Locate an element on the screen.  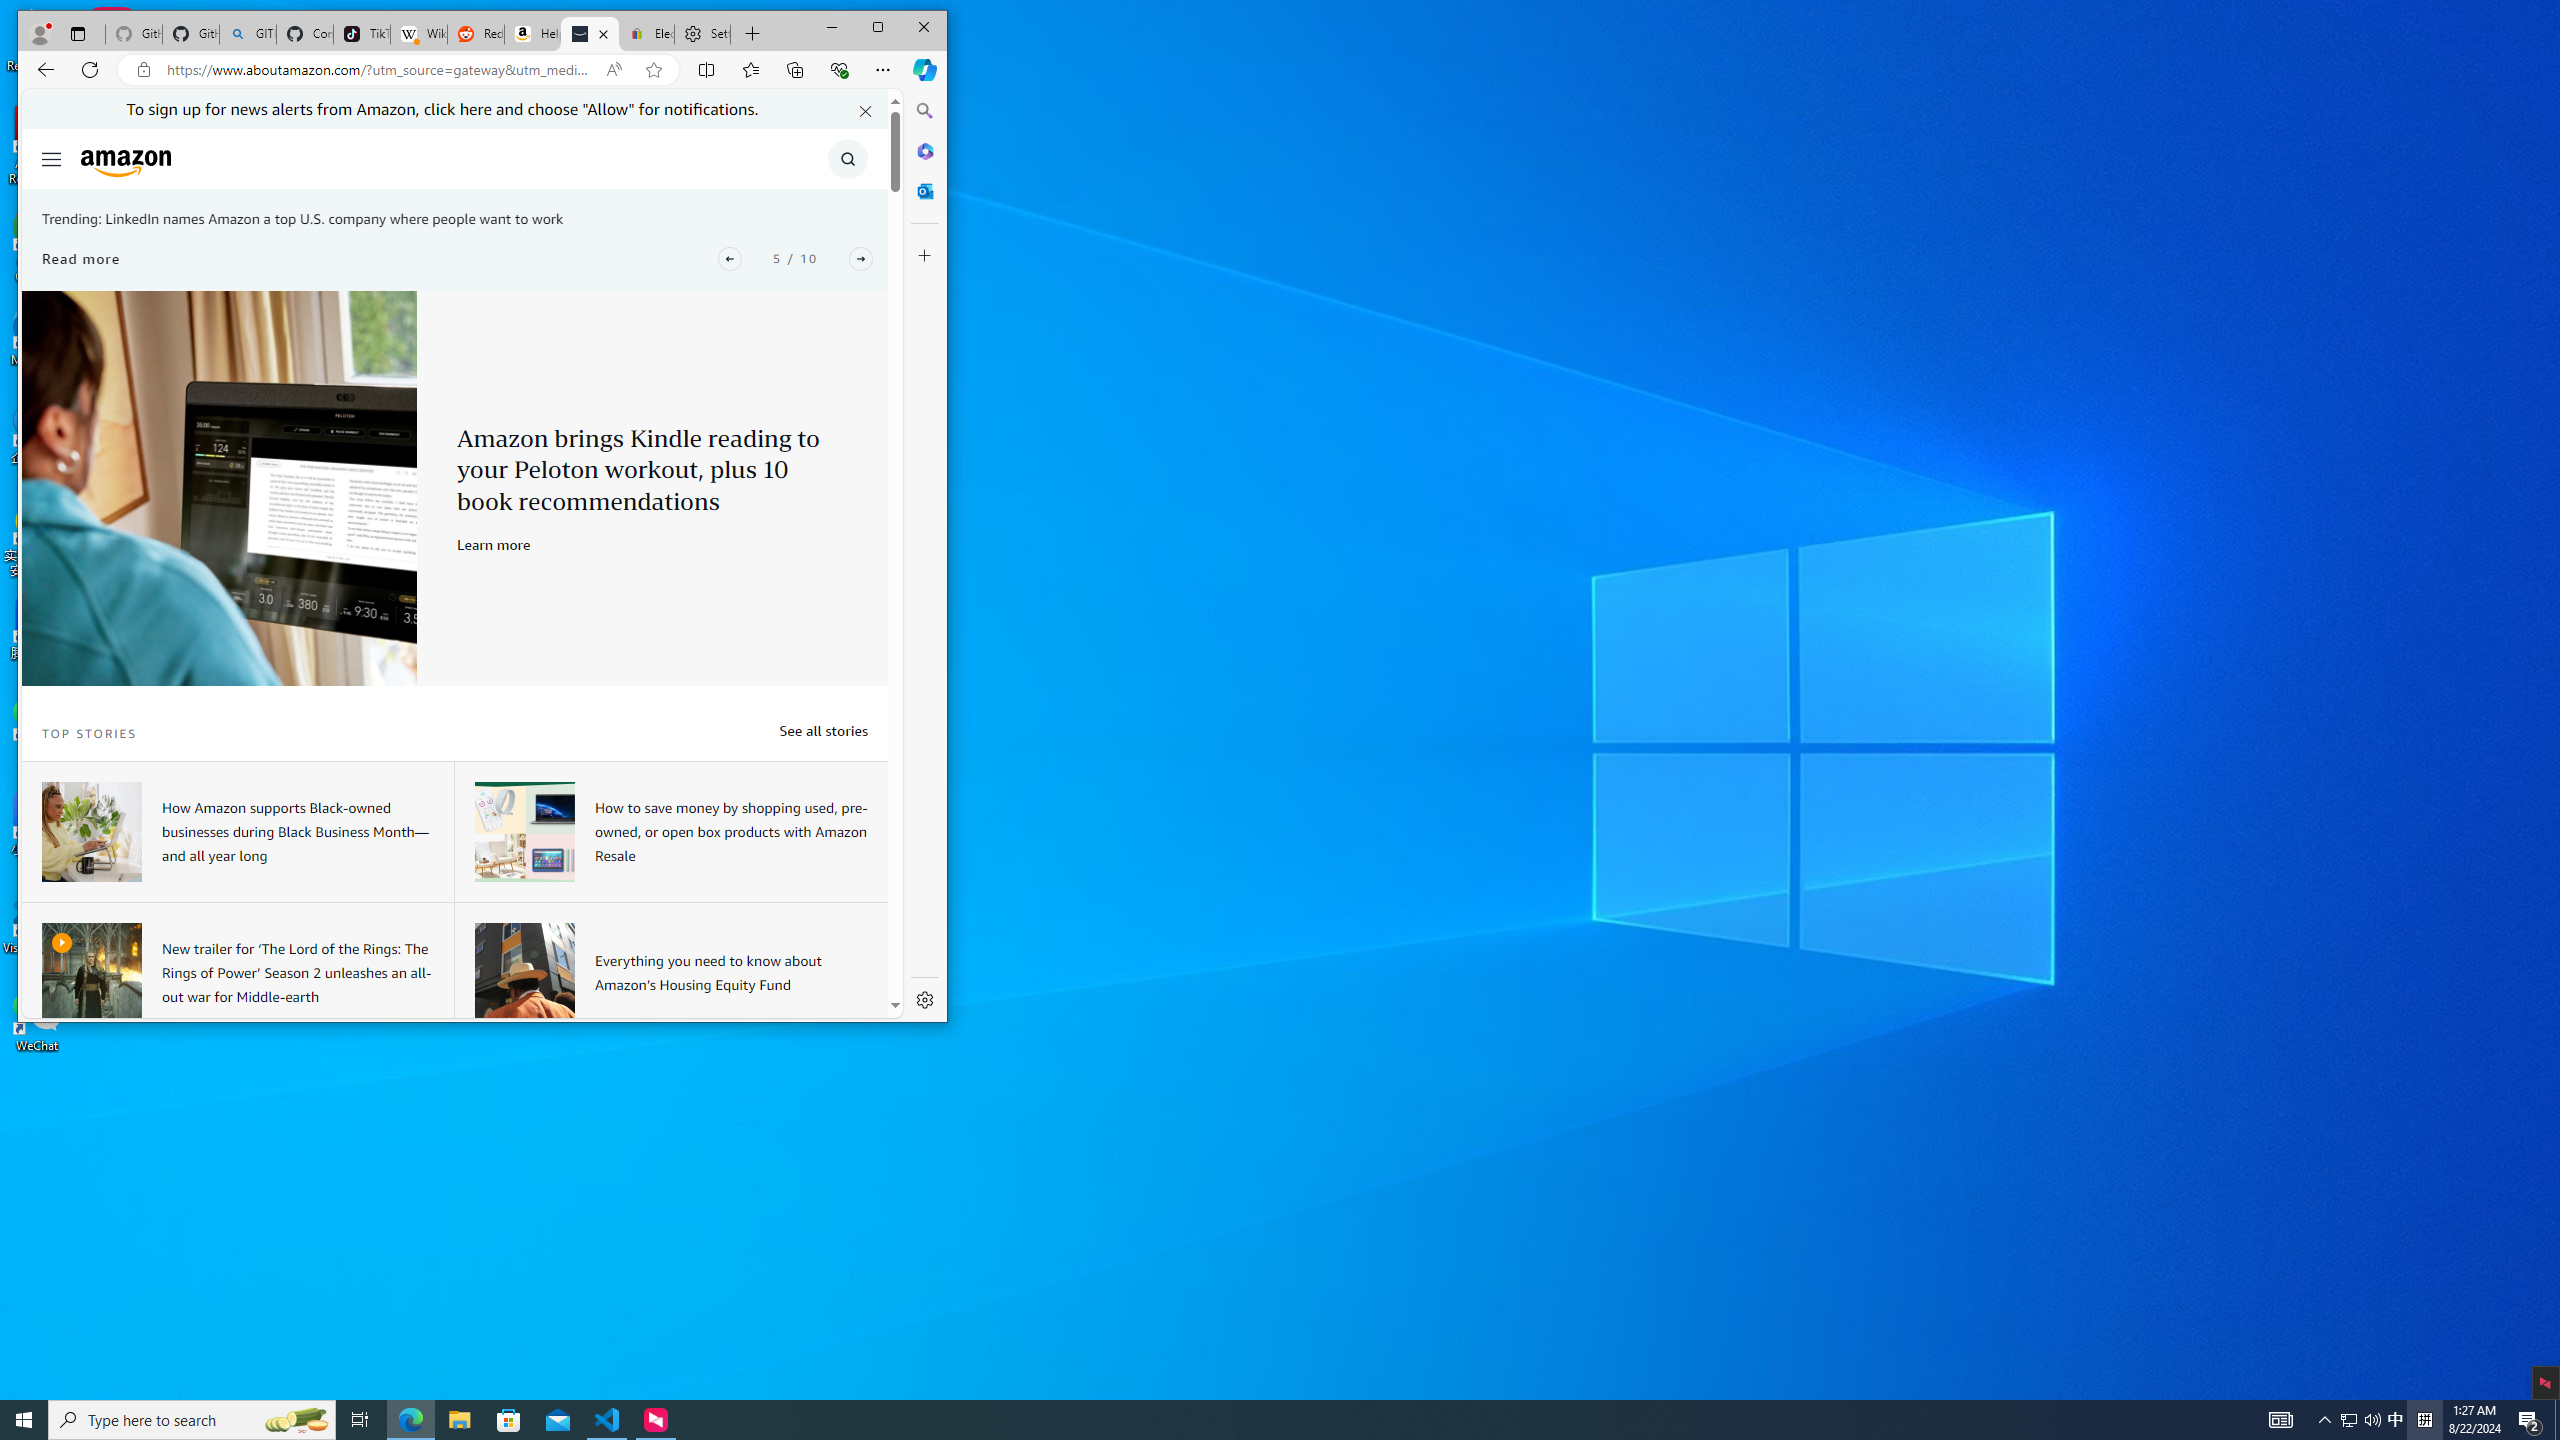
'Action Center, 2 new notifications' is located at coordinates (2530, 1418).